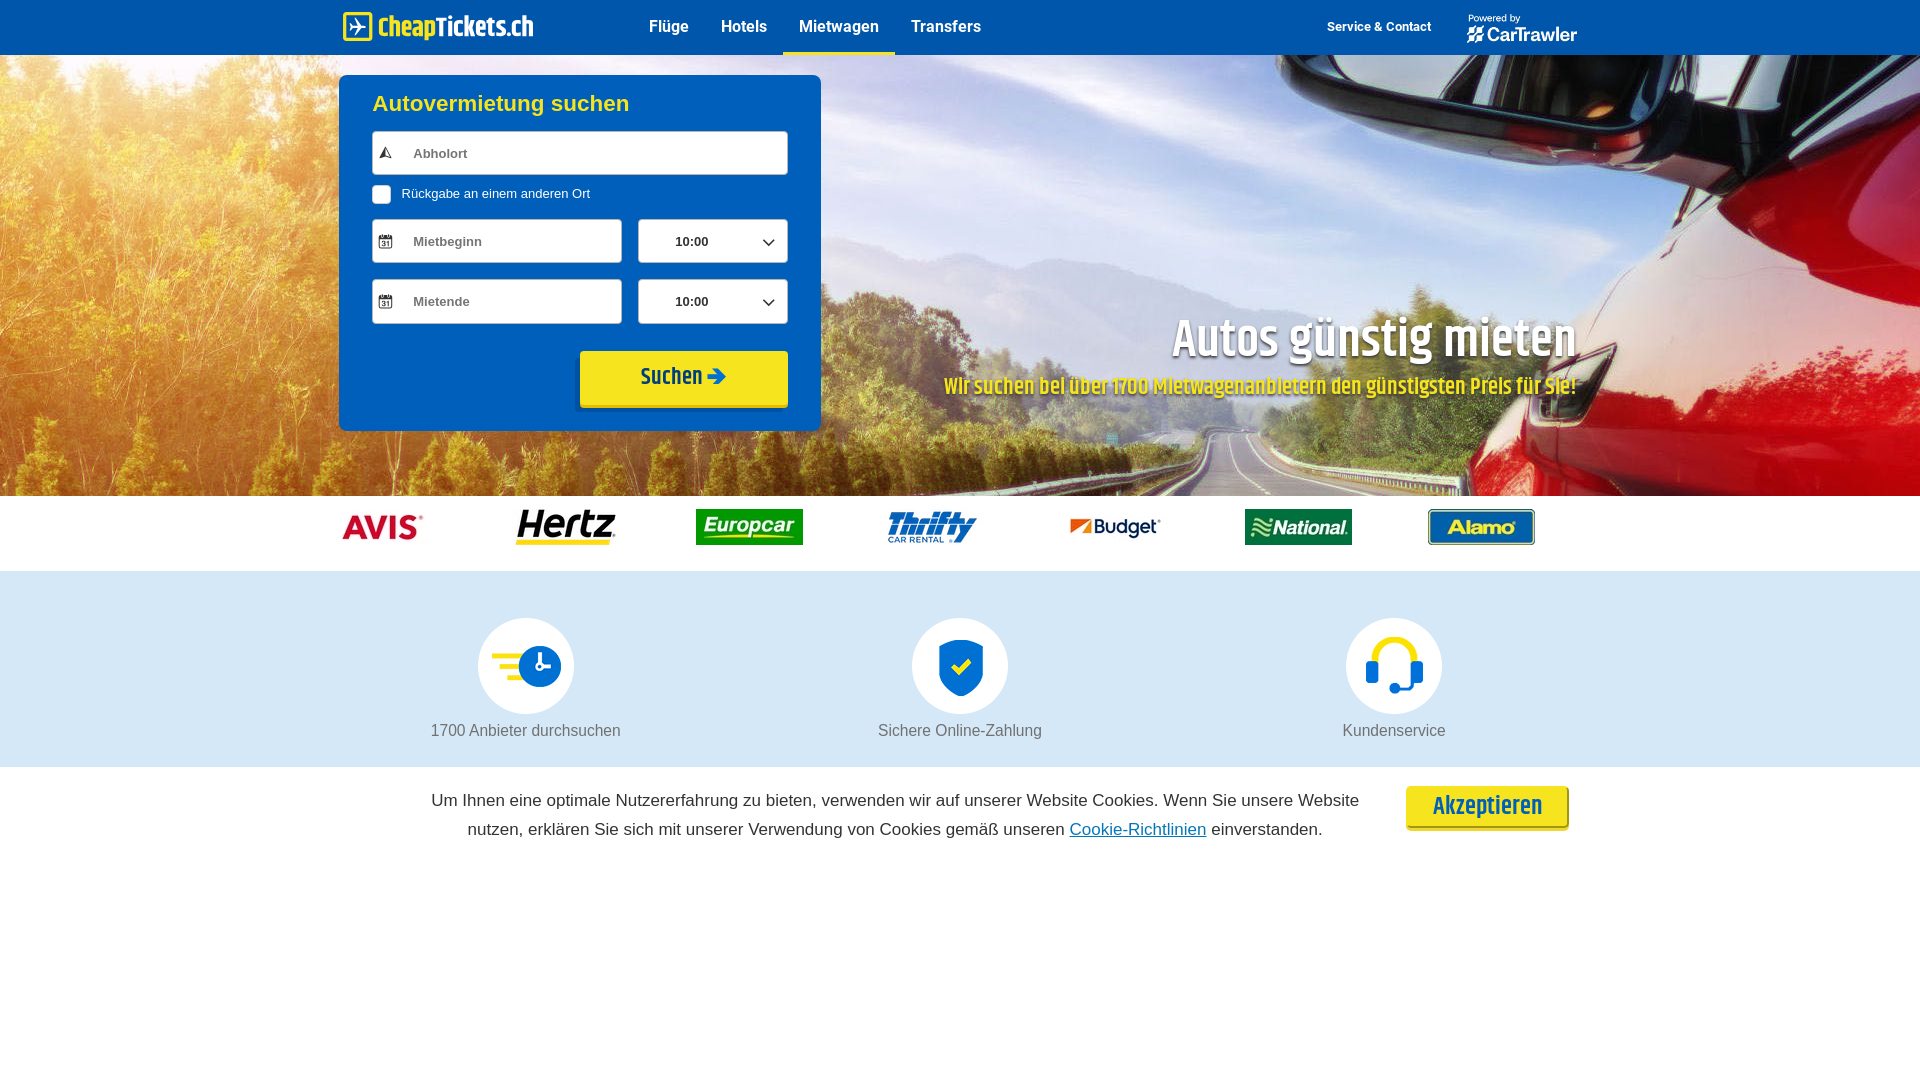 This screenshot has width=1920, height=1080. Describe the element at coordinates (1377, 27) in the screenshot. I see `'Service & Contact'` at that location.